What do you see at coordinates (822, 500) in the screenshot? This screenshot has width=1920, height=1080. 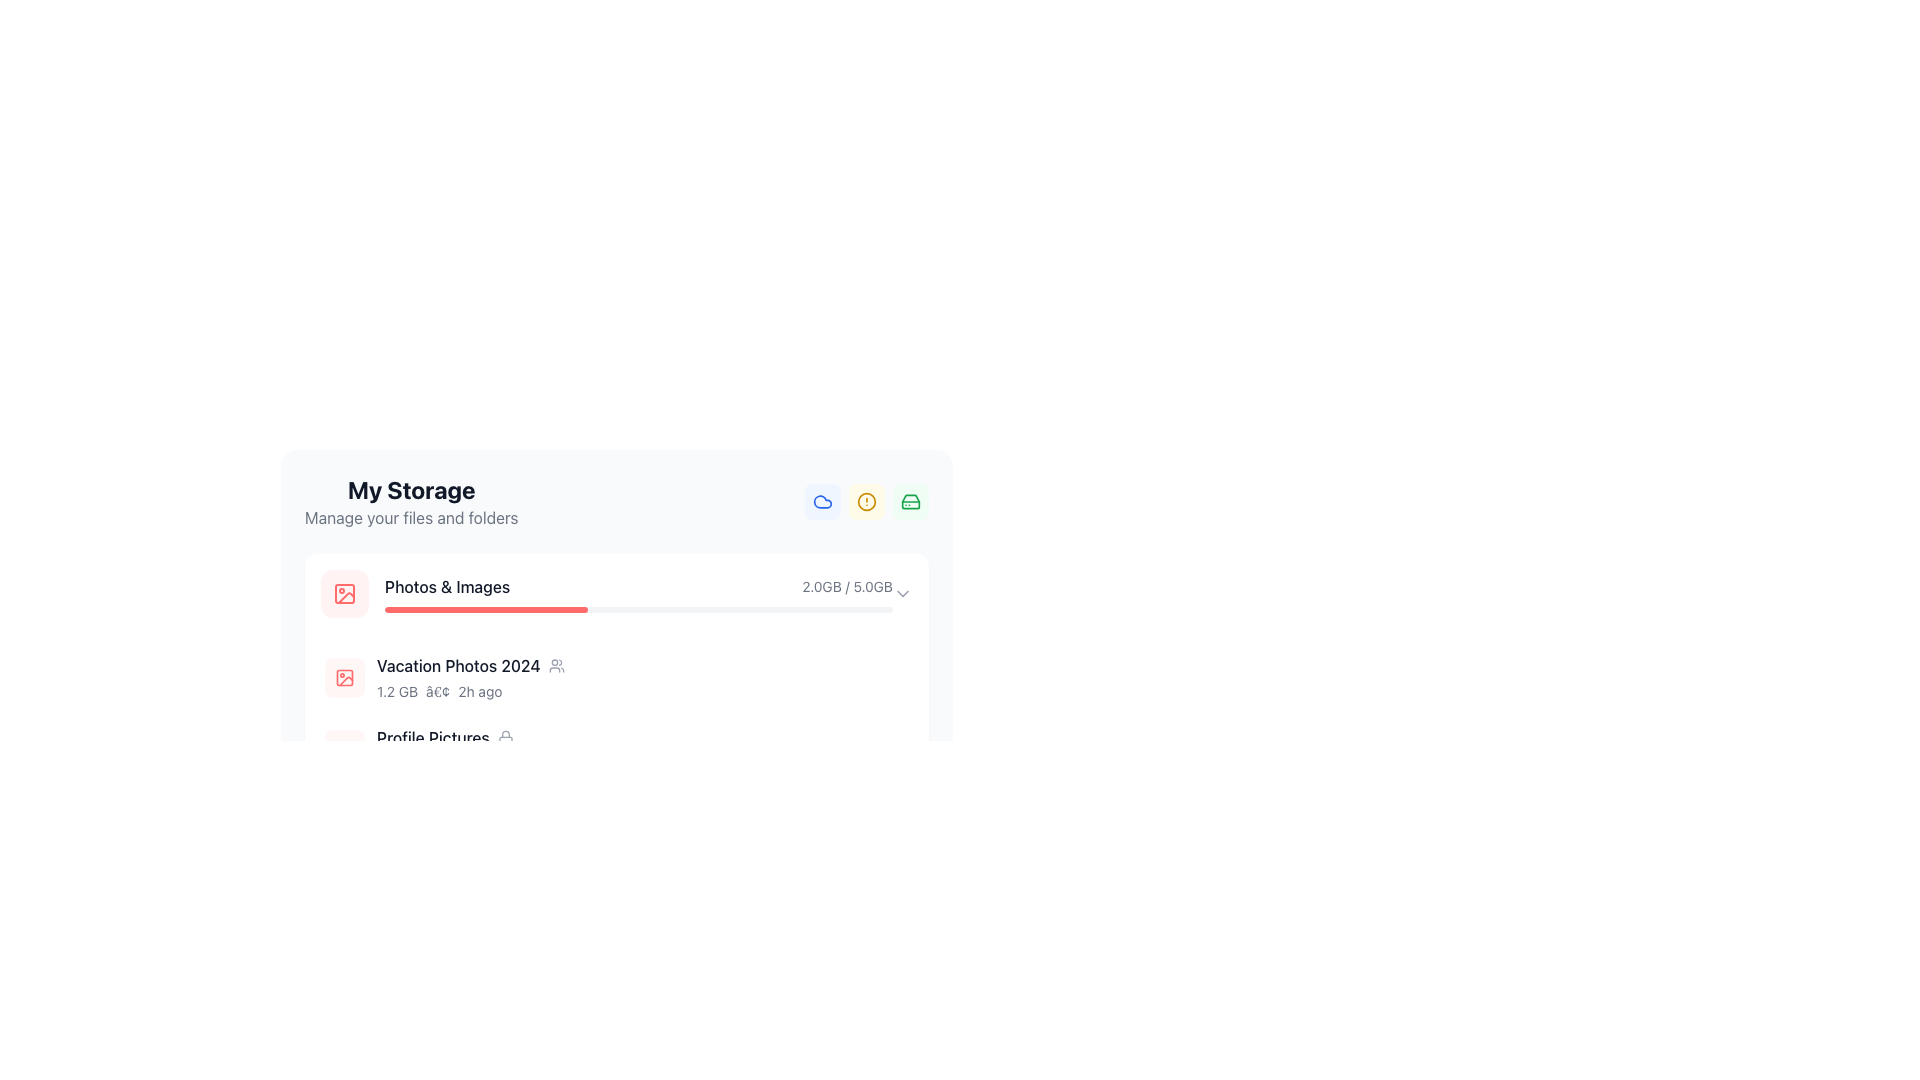 I see `the cloud-related status indicator icon located in the top-right corner of the interface` at bounding box center [822, 500].